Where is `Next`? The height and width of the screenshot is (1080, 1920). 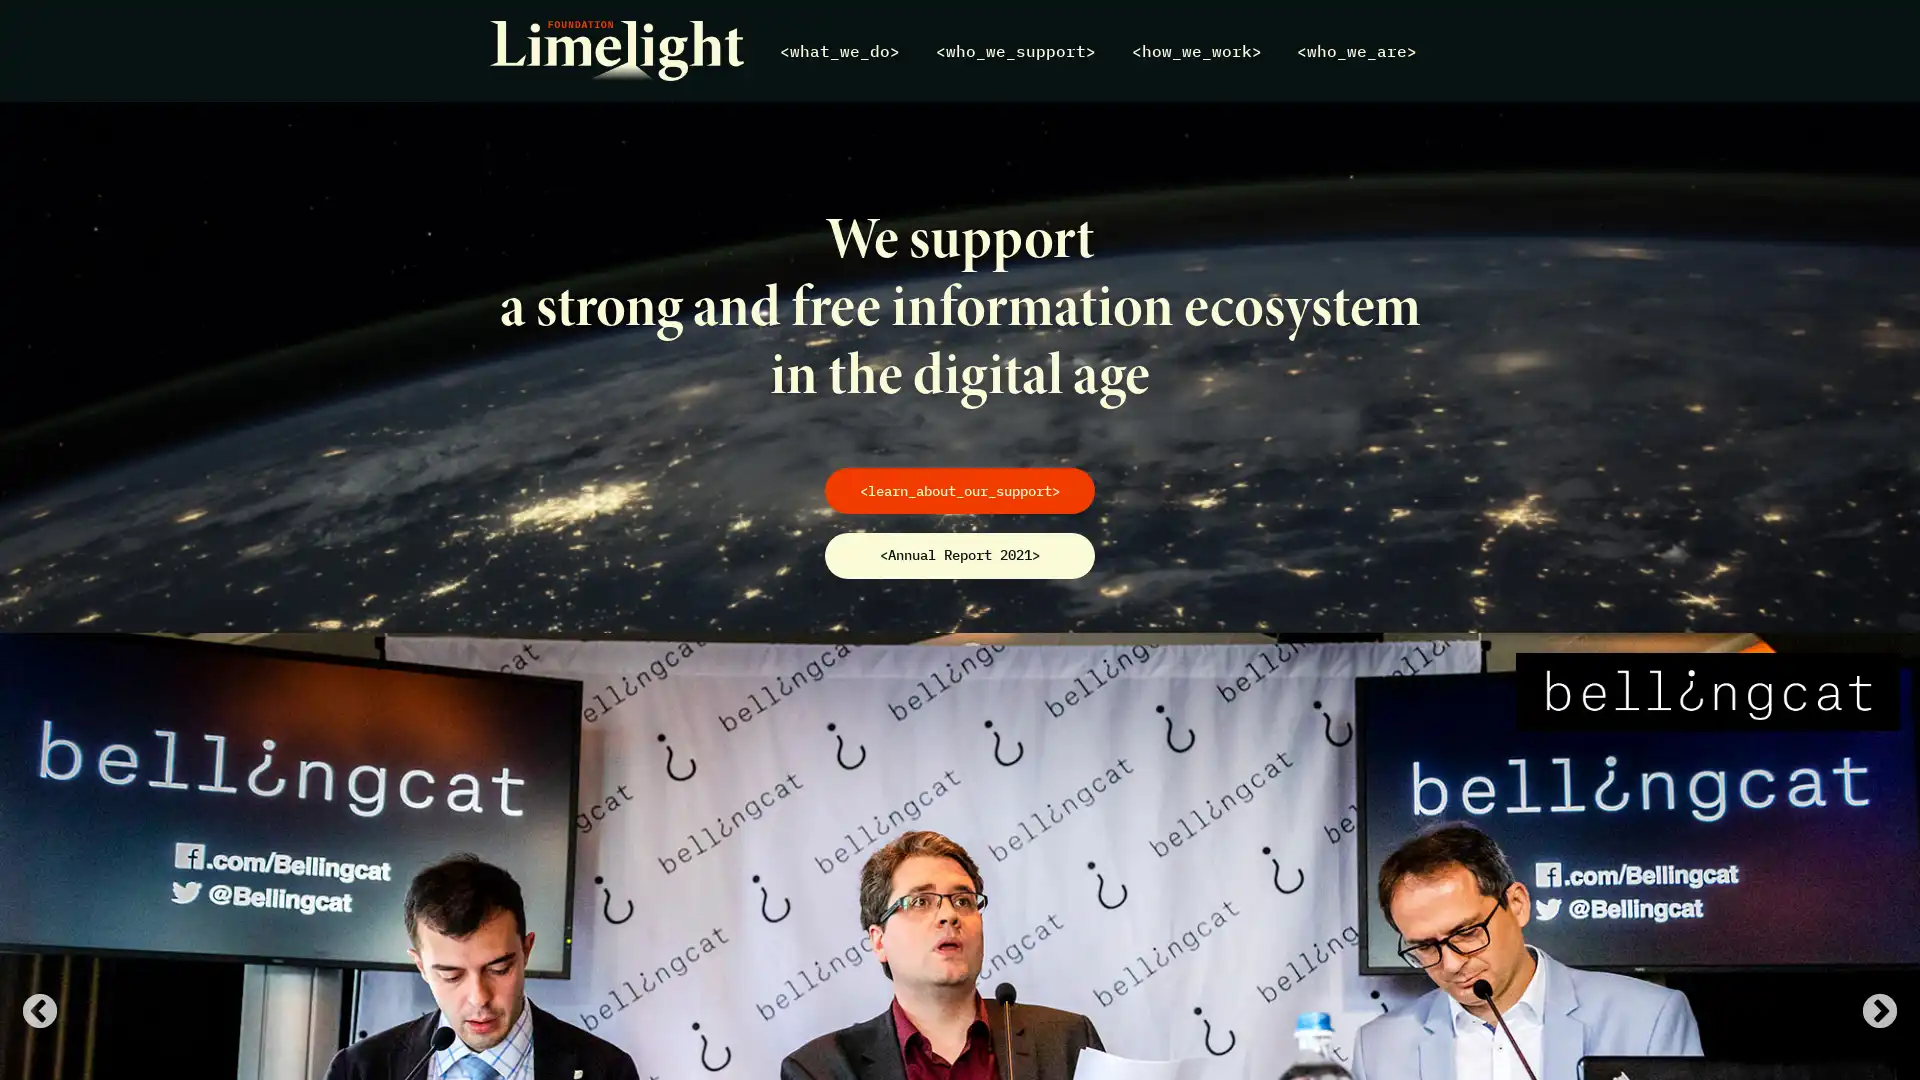 Next is located at coordinates (1879, 1013).